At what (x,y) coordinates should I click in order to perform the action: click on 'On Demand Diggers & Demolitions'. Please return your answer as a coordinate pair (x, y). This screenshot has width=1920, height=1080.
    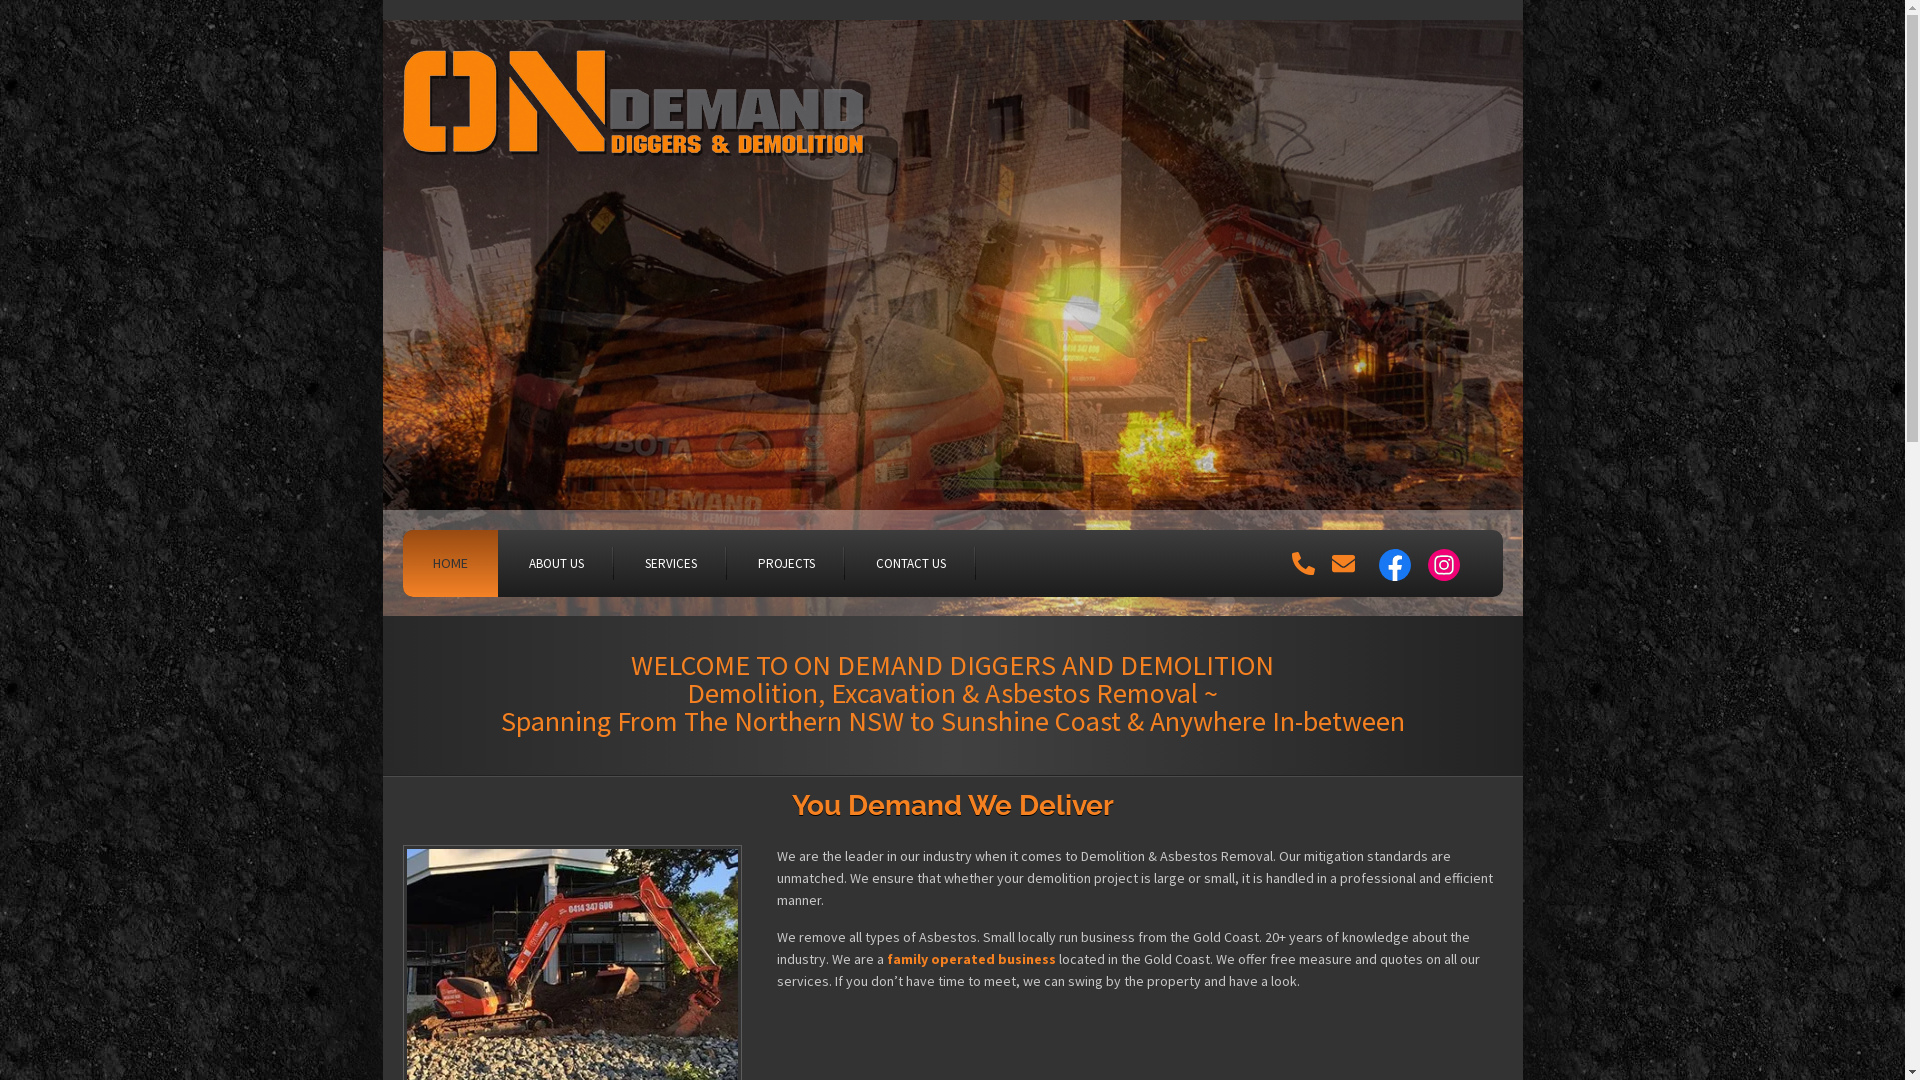
    Looking at the image, I should click on (636, 109).